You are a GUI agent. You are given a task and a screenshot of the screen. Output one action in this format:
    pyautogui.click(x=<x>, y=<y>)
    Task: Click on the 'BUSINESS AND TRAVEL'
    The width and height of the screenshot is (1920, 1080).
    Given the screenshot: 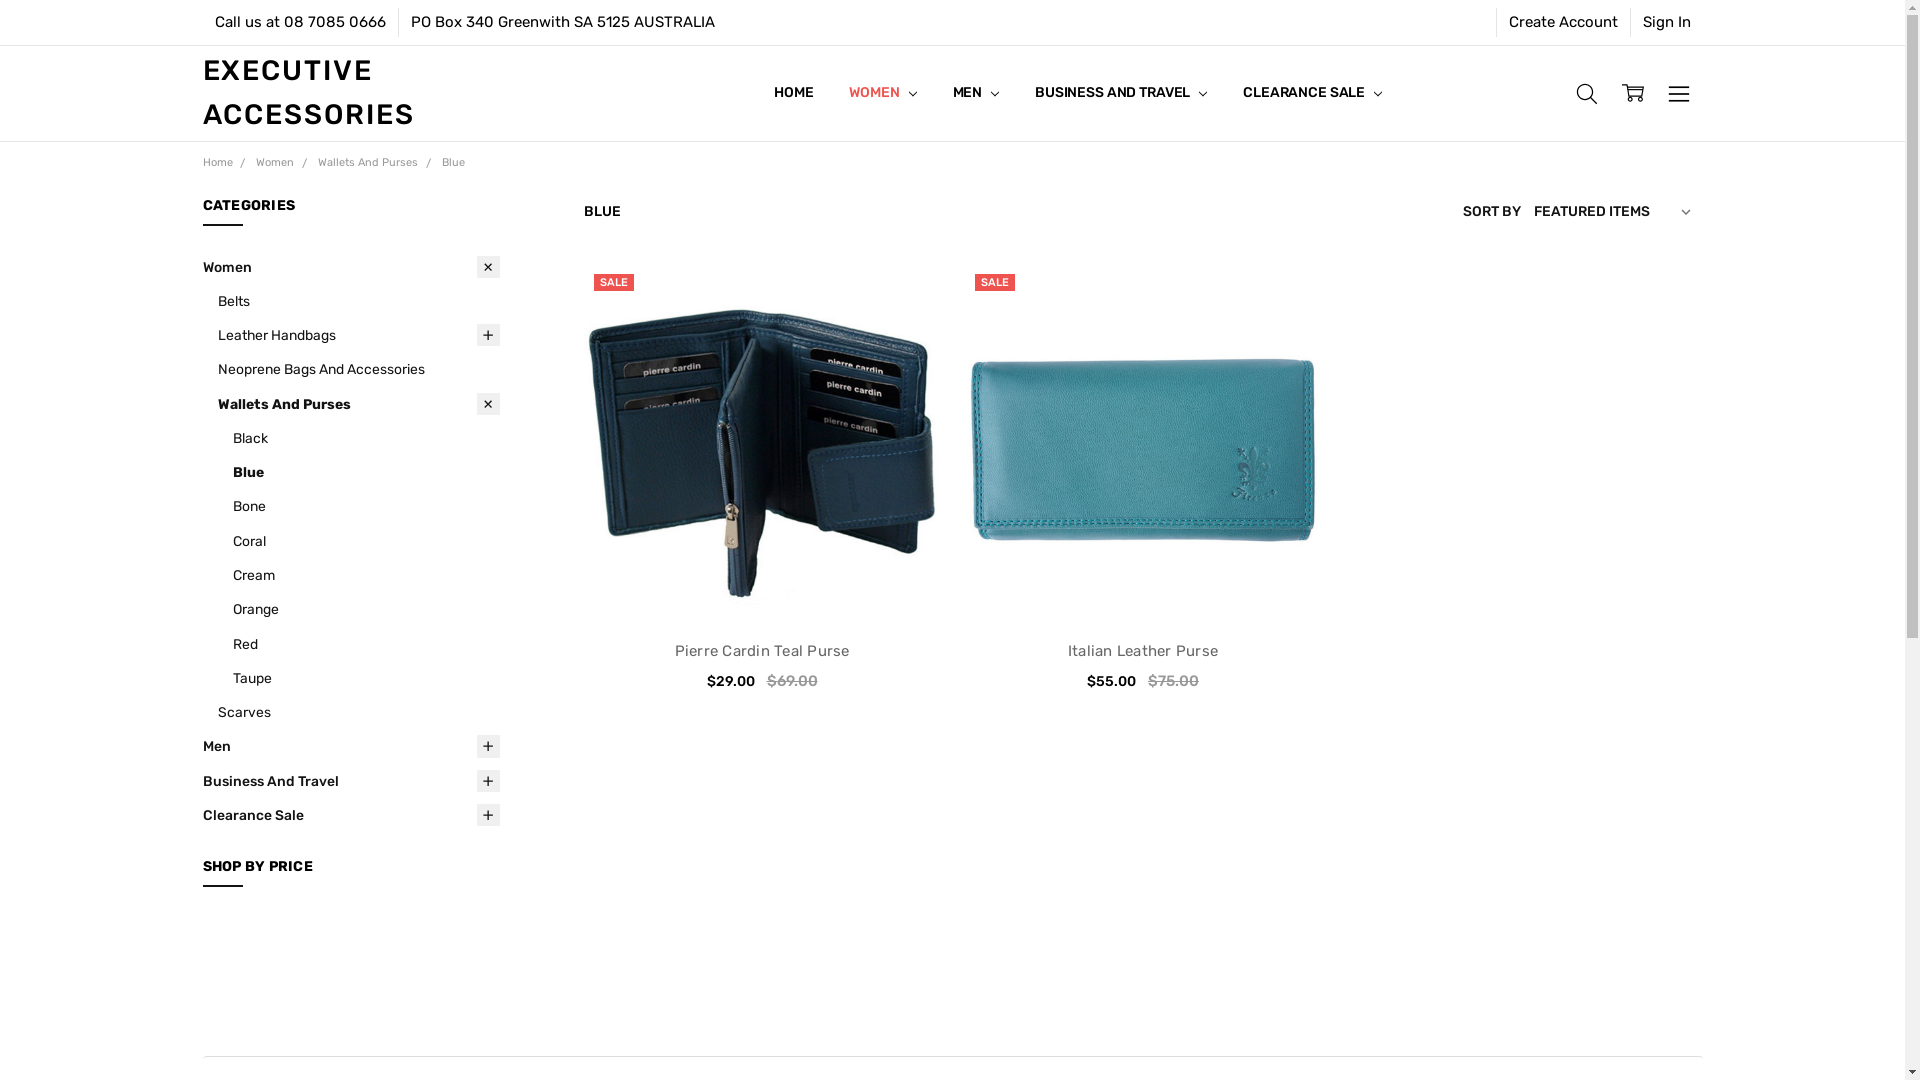 What is the action you would take?
    pyautogui.click(x=1121, y=92)
    